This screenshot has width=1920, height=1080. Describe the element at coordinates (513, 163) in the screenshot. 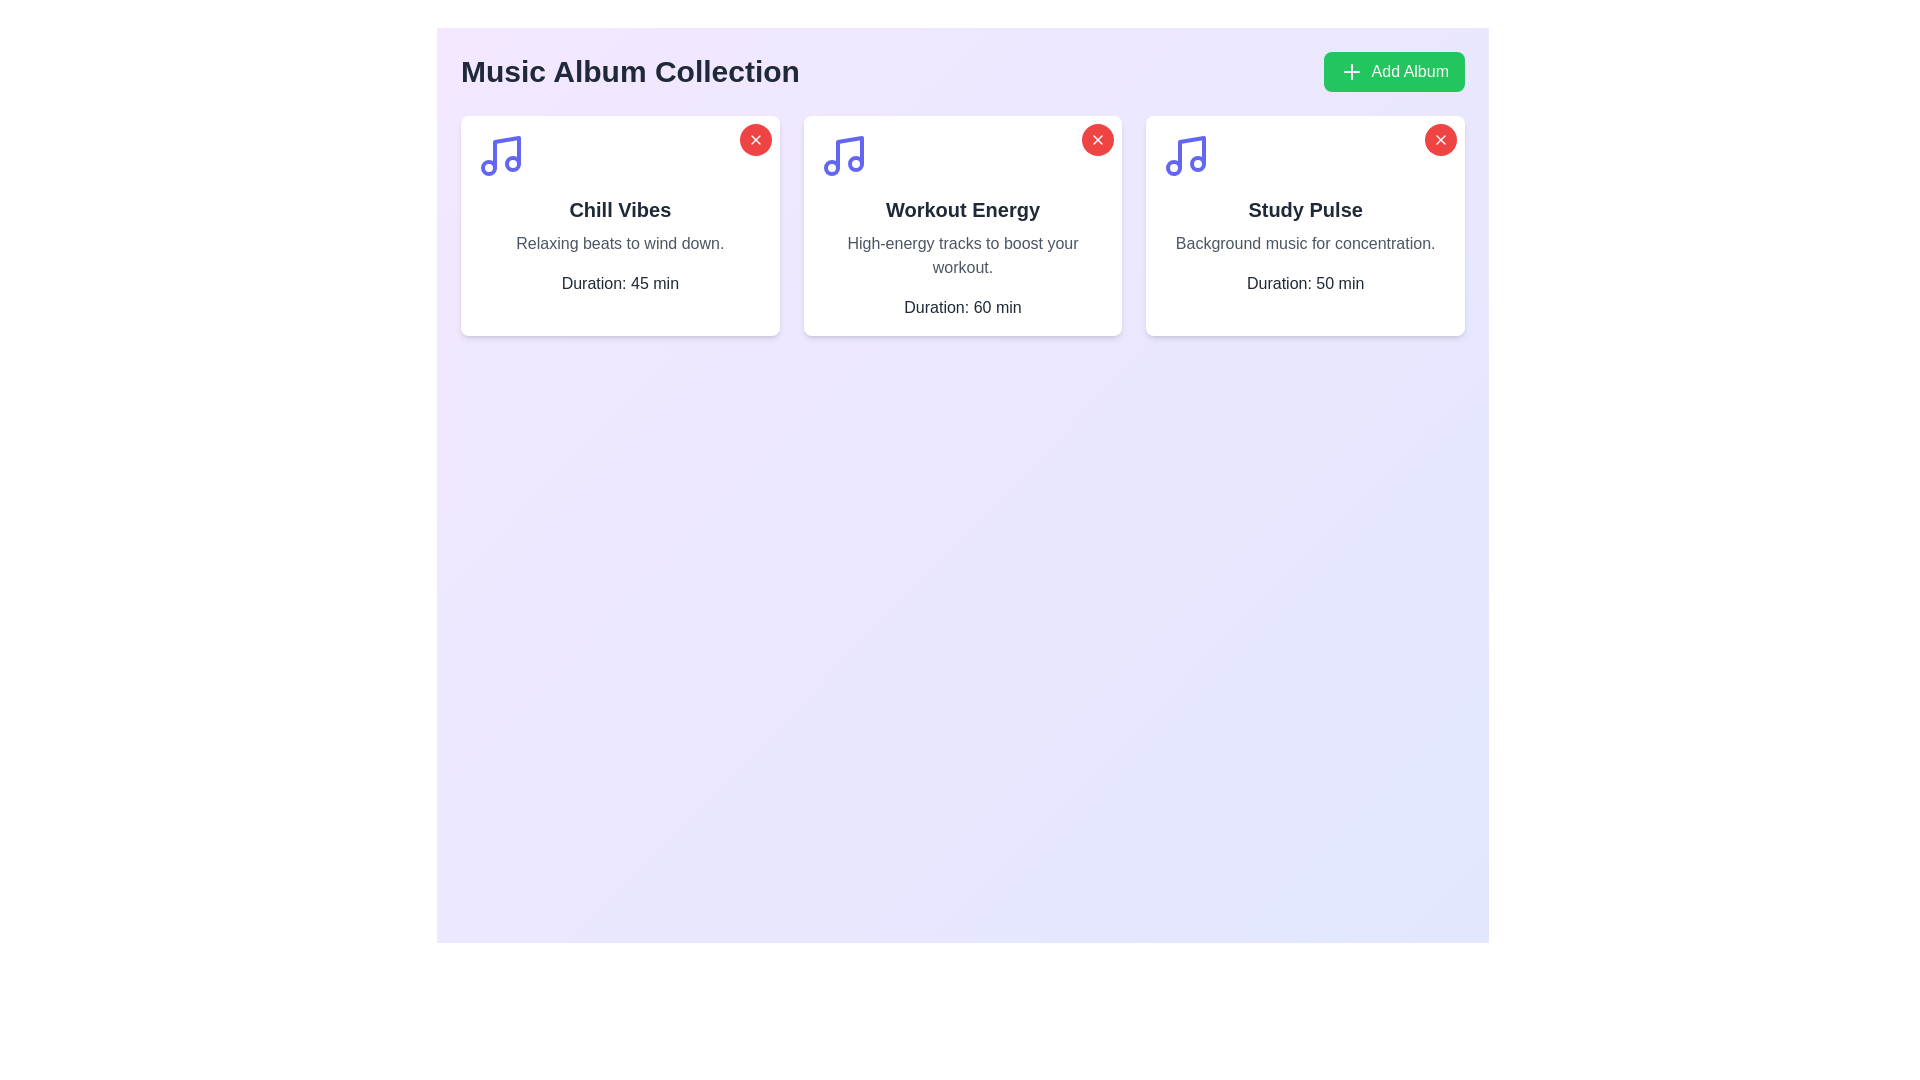

I see `the decorative circle element in the SVG musical note icon located in the top-left corner of the first card in the interface` at that location.